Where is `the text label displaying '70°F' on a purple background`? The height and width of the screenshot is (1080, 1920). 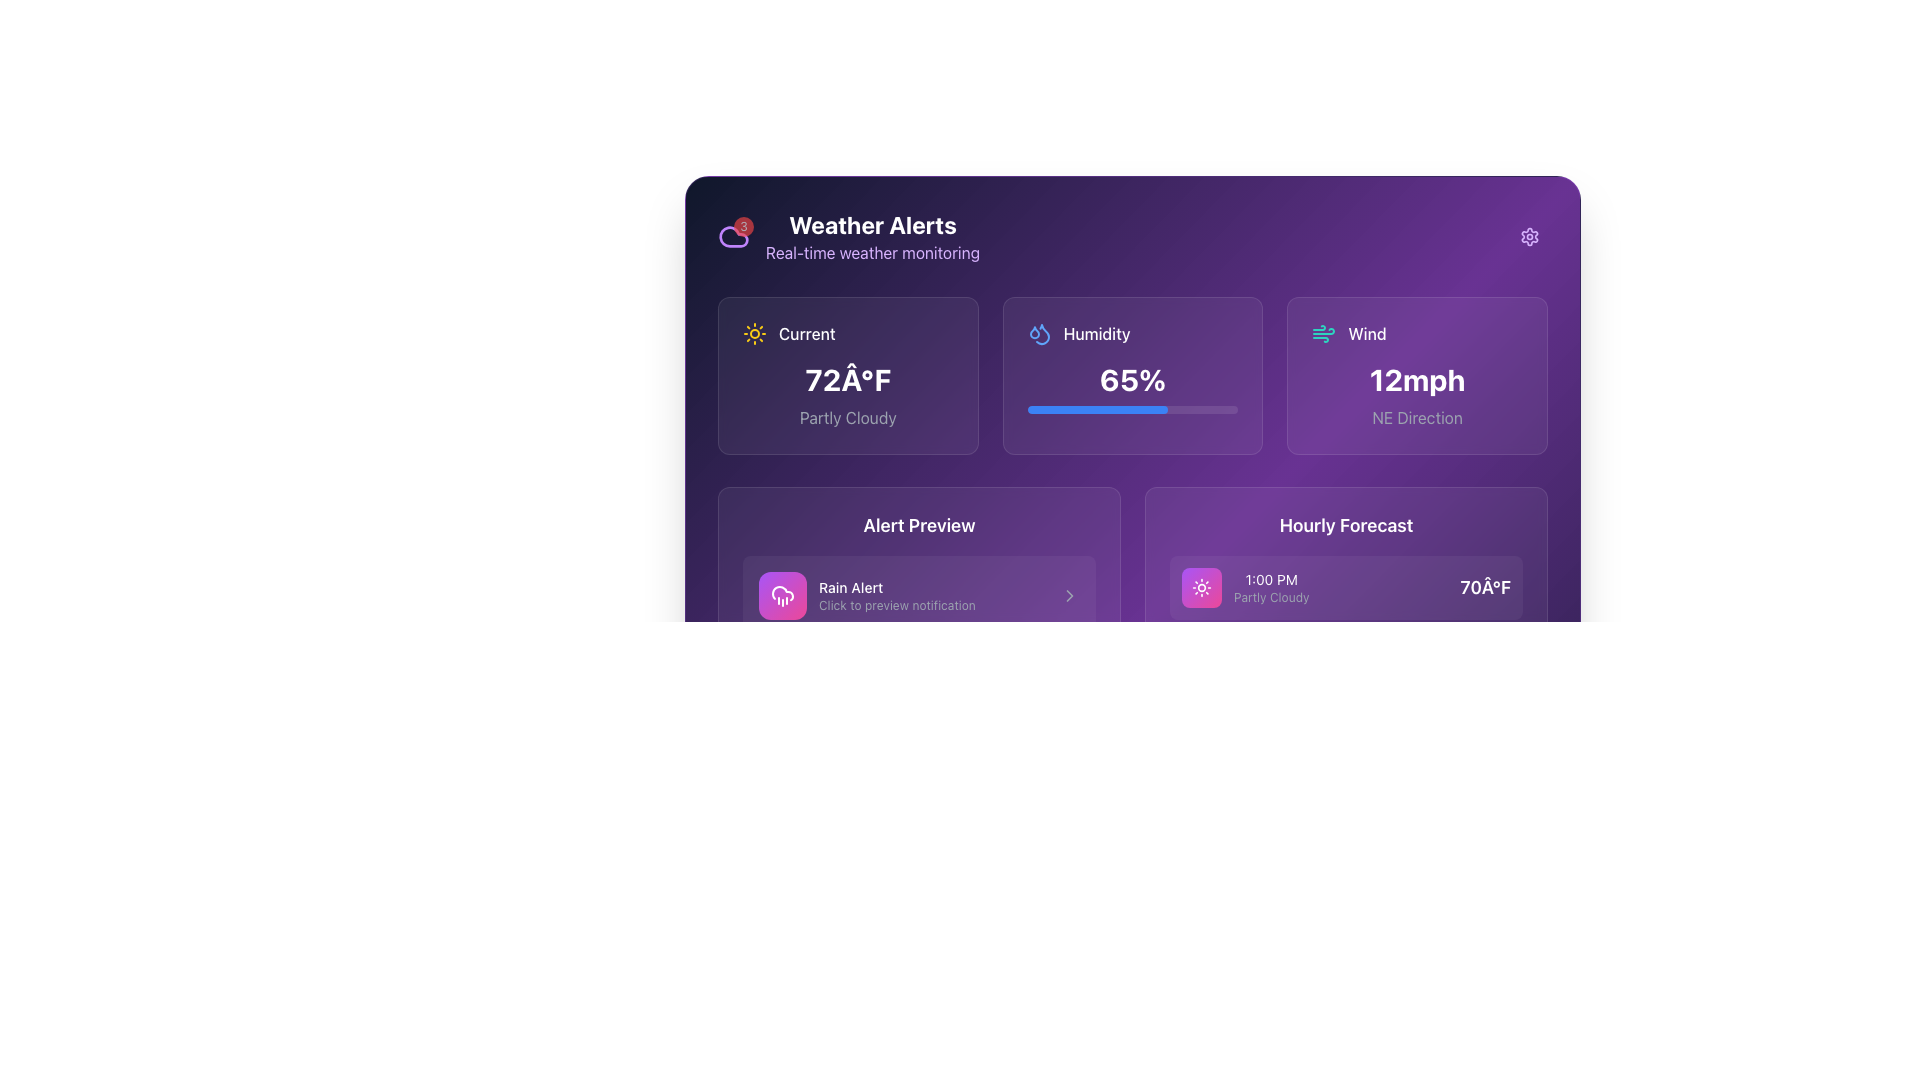
the text label displaying '70°F' on a purple background is located at coordinates (1485, 586).